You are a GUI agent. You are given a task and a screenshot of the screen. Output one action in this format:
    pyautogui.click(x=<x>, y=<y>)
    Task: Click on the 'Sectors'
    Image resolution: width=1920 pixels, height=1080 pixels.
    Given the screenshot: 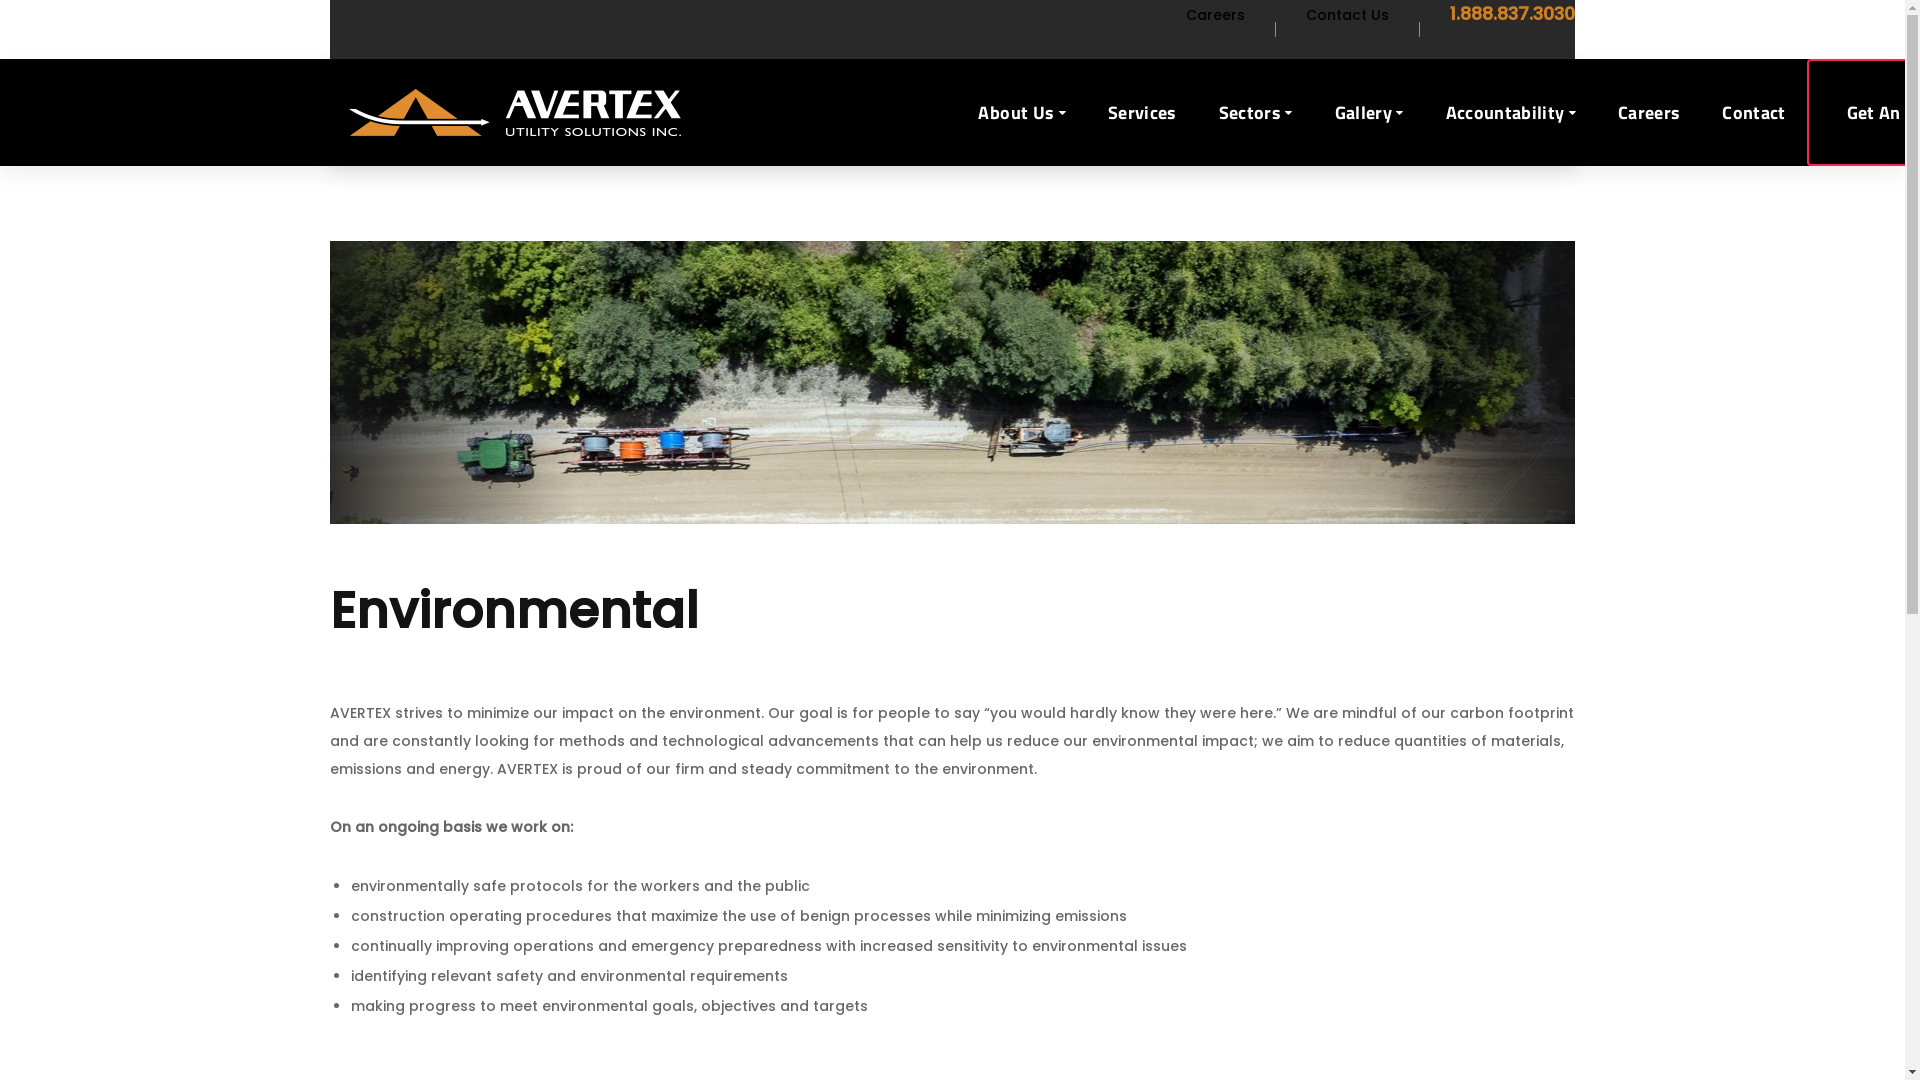 What is the action you would take?
    pyautogui.click(x=1255, y=111)
    